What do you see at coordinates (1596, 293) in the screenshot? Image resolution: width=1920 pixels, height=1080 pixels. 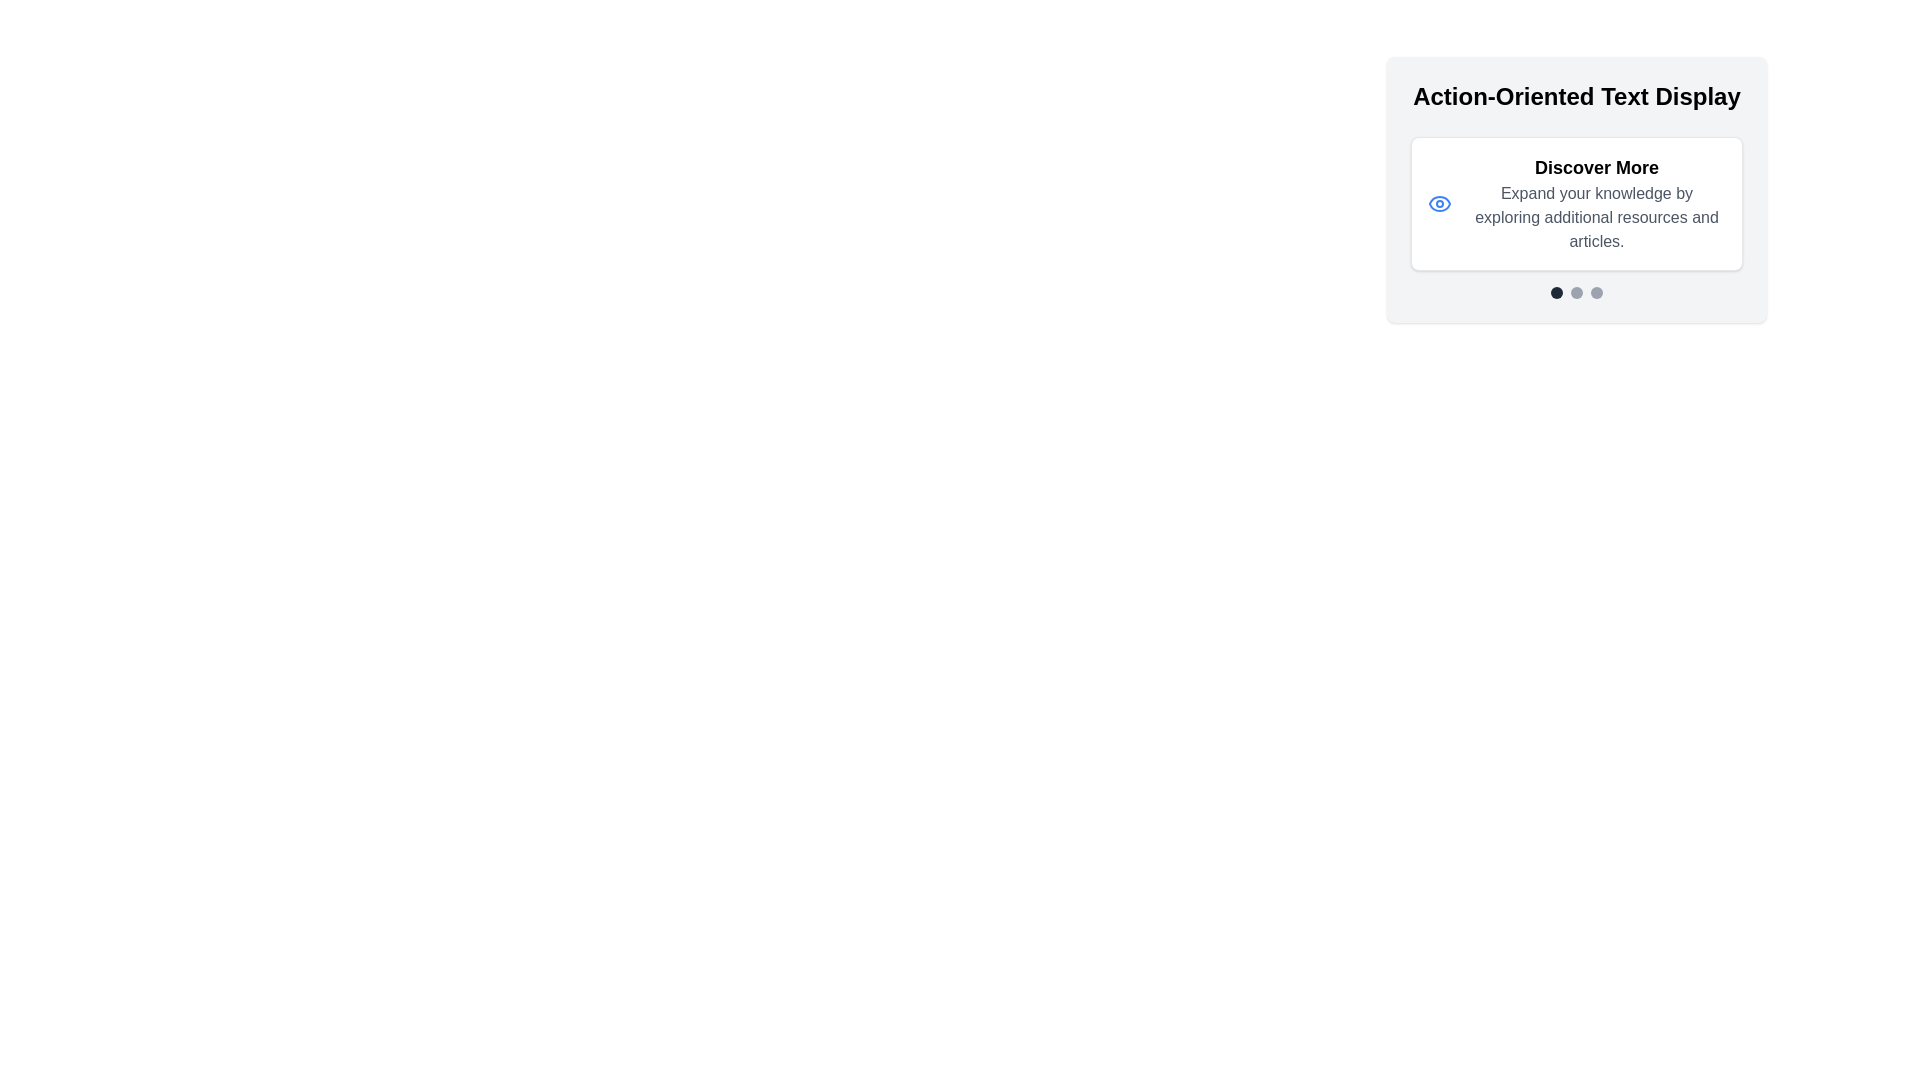 I see `the rightmost circular button that navigates to the third slide in the group of three buttons below the 'Action-Oriented Text Display' card` at bounding box center [1596, 293].